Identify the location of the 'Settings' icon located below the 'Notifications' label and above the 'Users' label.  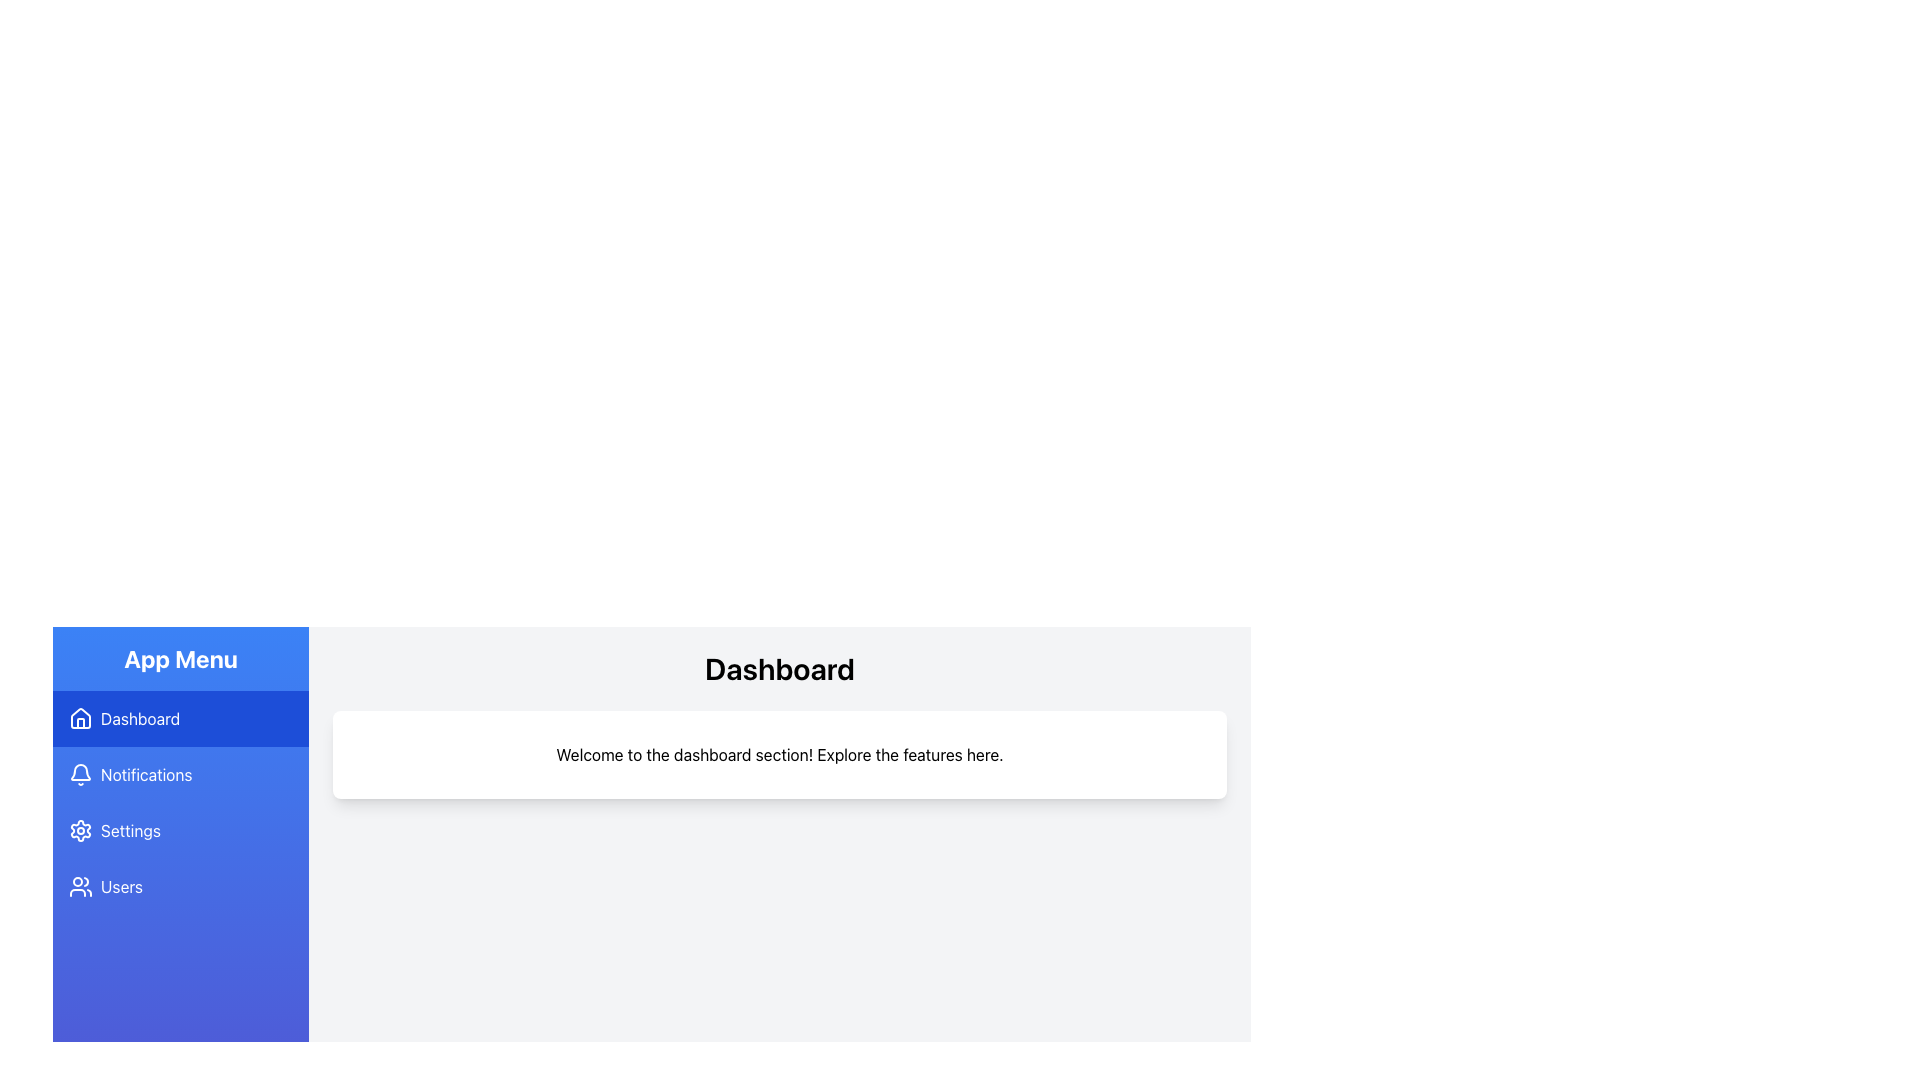
(80, 830).